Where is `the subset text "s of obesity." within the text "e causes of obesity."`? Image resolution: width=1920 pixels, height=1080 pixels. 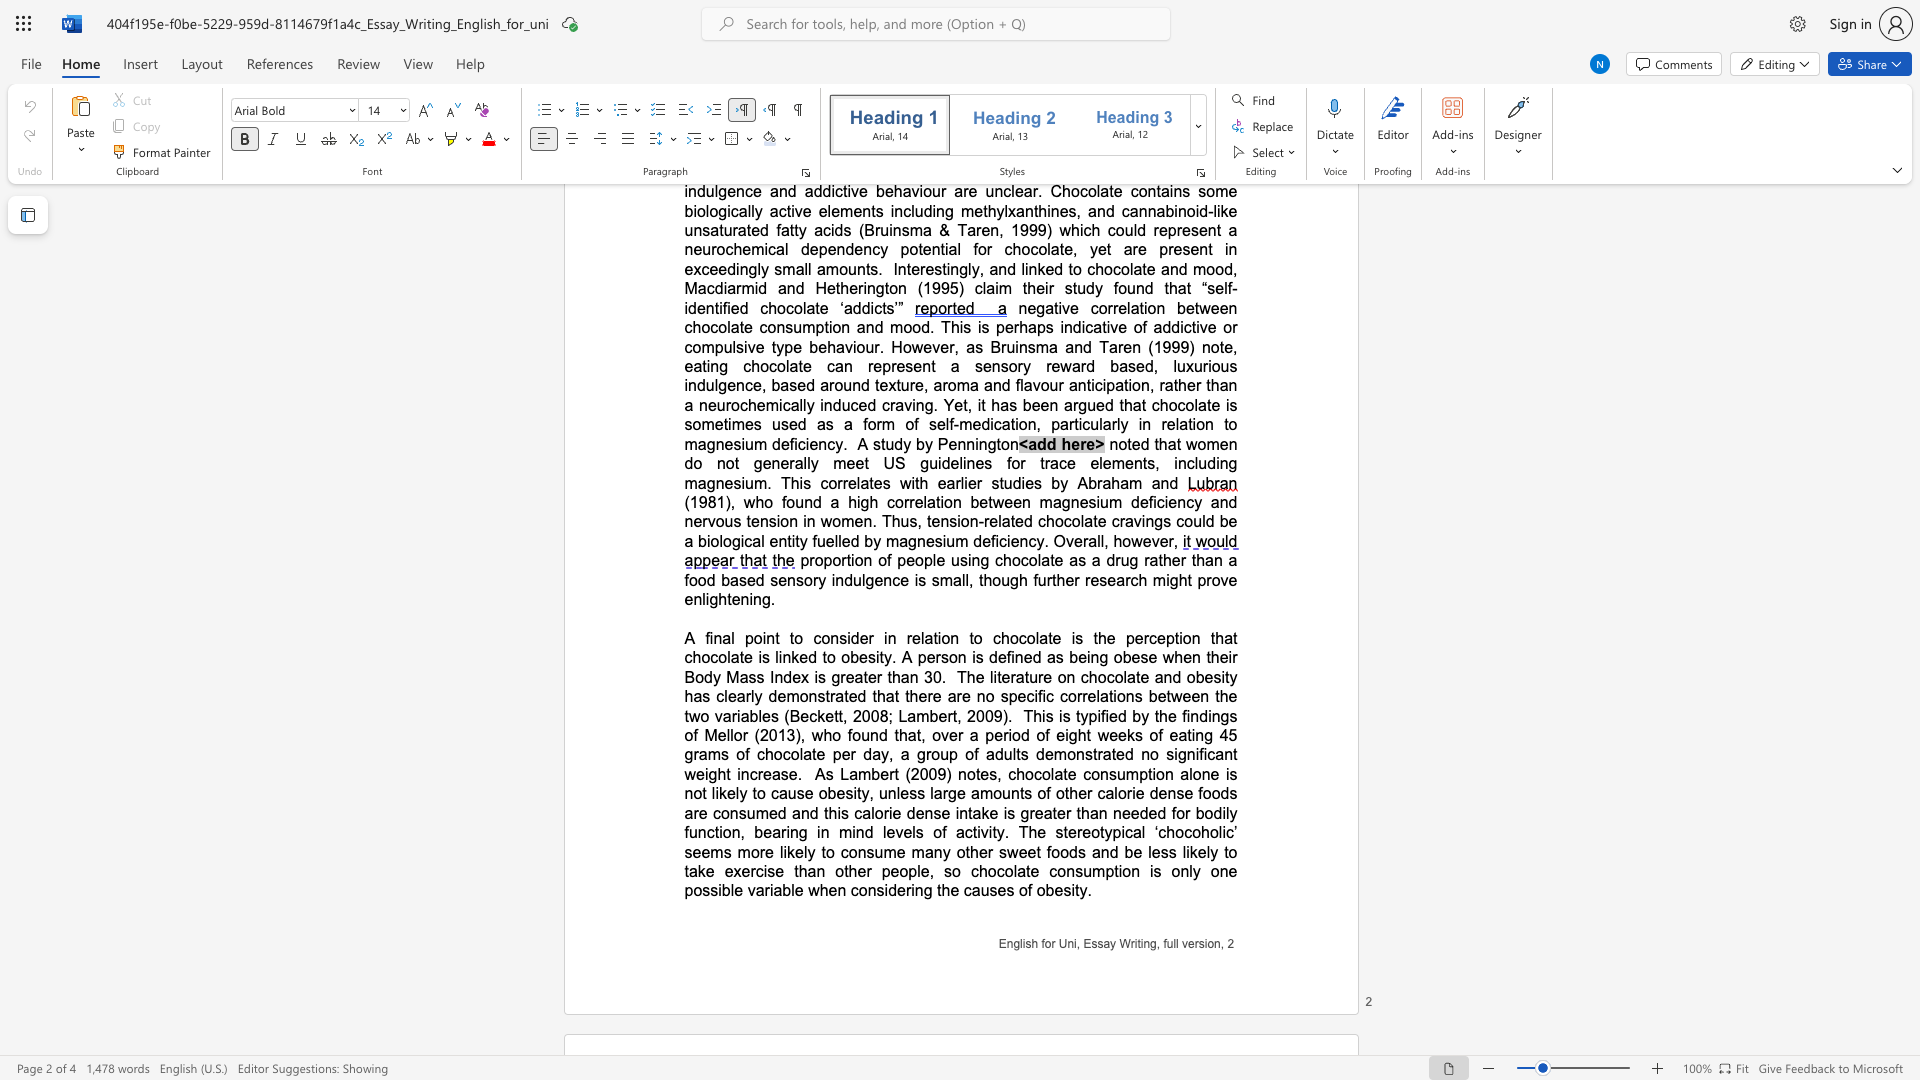 the subset text "s of obesity." within the text "e causes of obesity." is located at coordinates (1006, 889).